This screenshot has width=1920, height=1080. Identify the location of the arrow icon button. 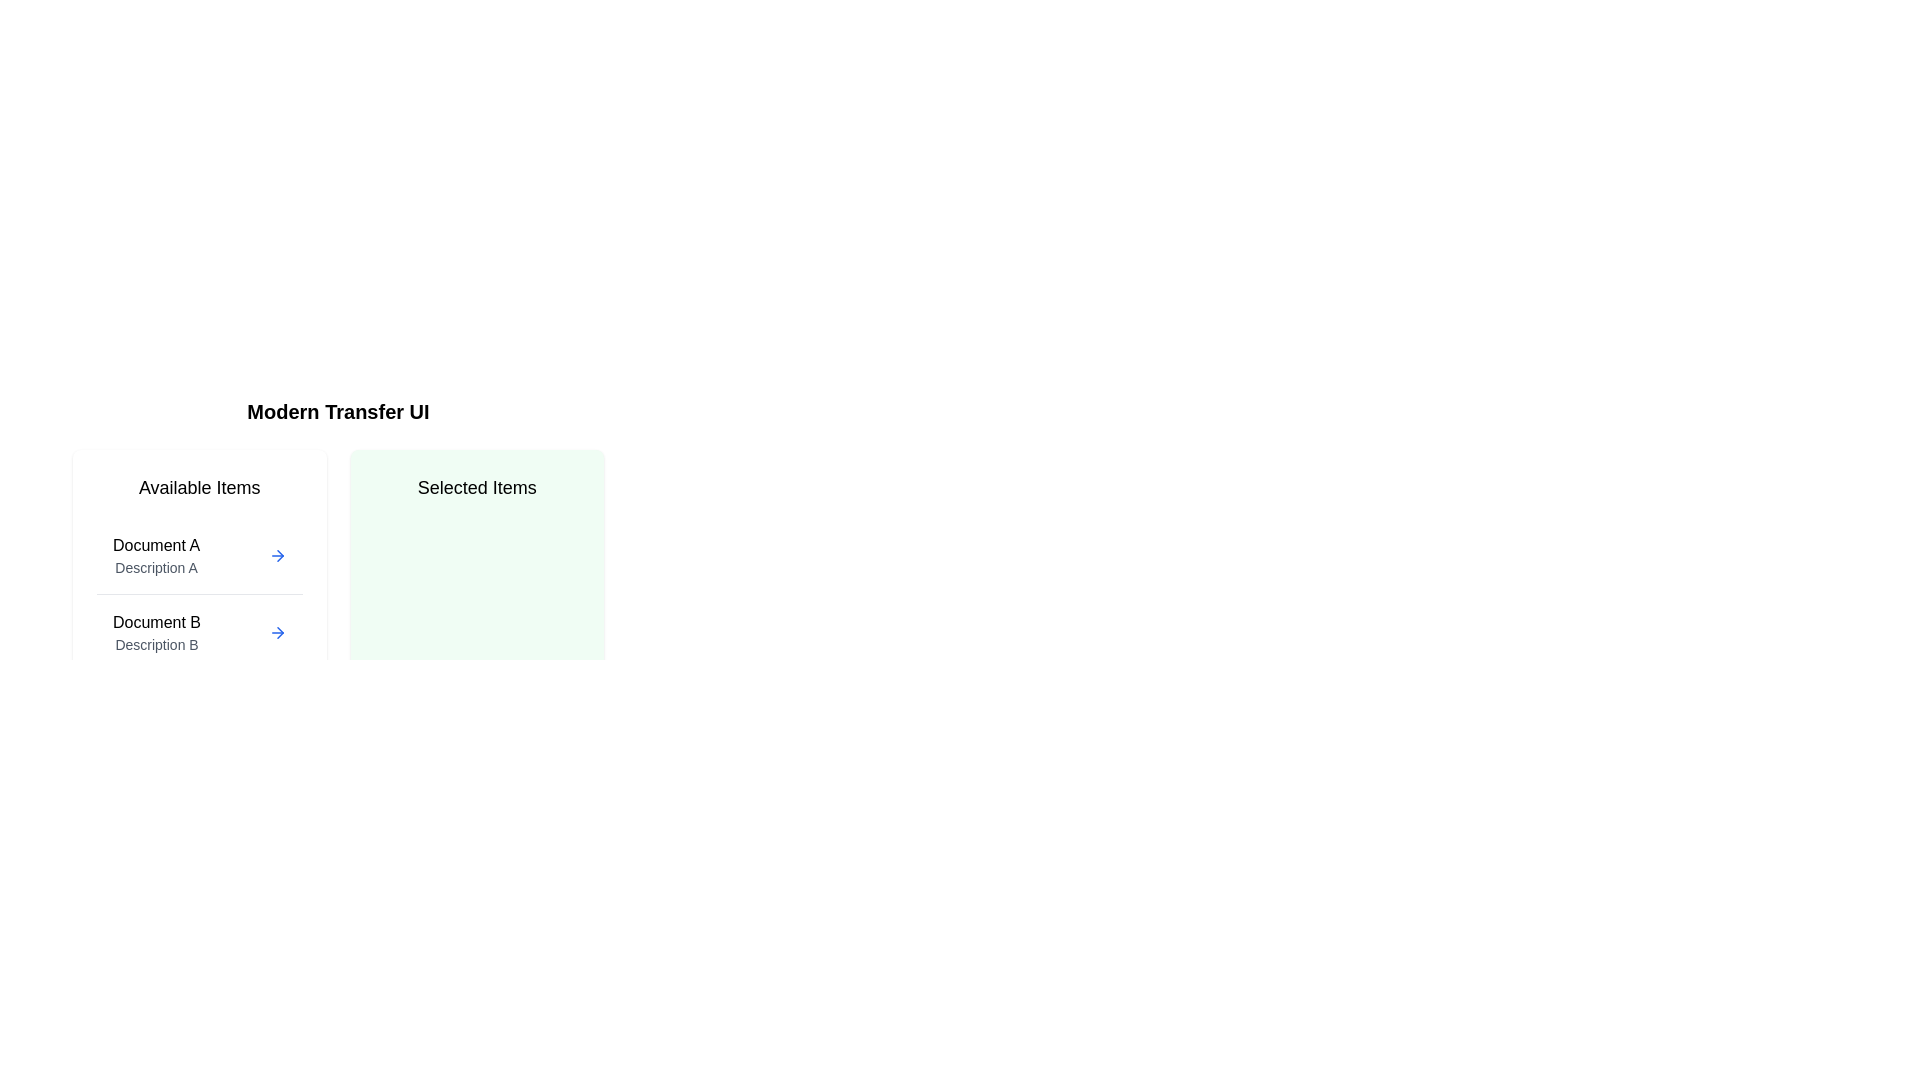
(276, 555).